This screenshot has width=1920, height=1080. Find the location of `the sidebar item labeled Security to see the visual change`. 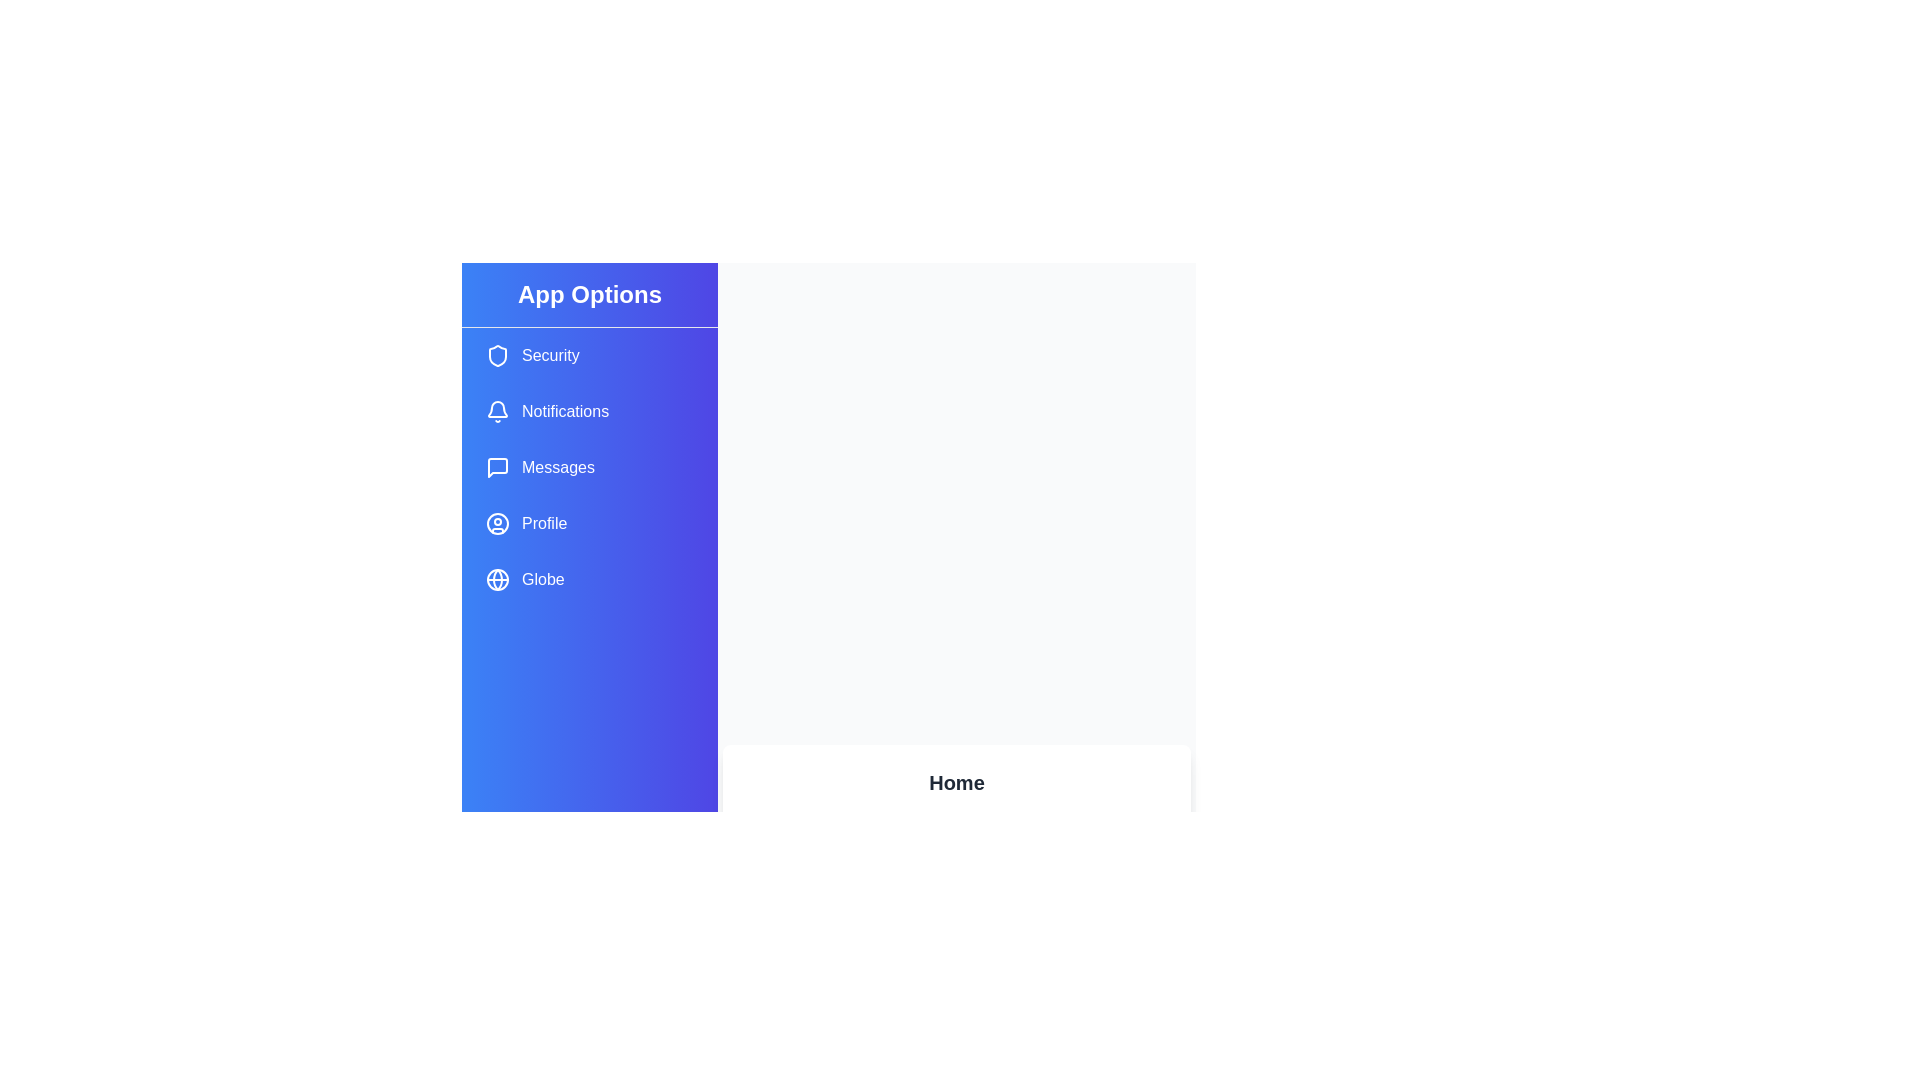

the sidebar item labeled Security to see the visual change is located at coordinates (589, 354).